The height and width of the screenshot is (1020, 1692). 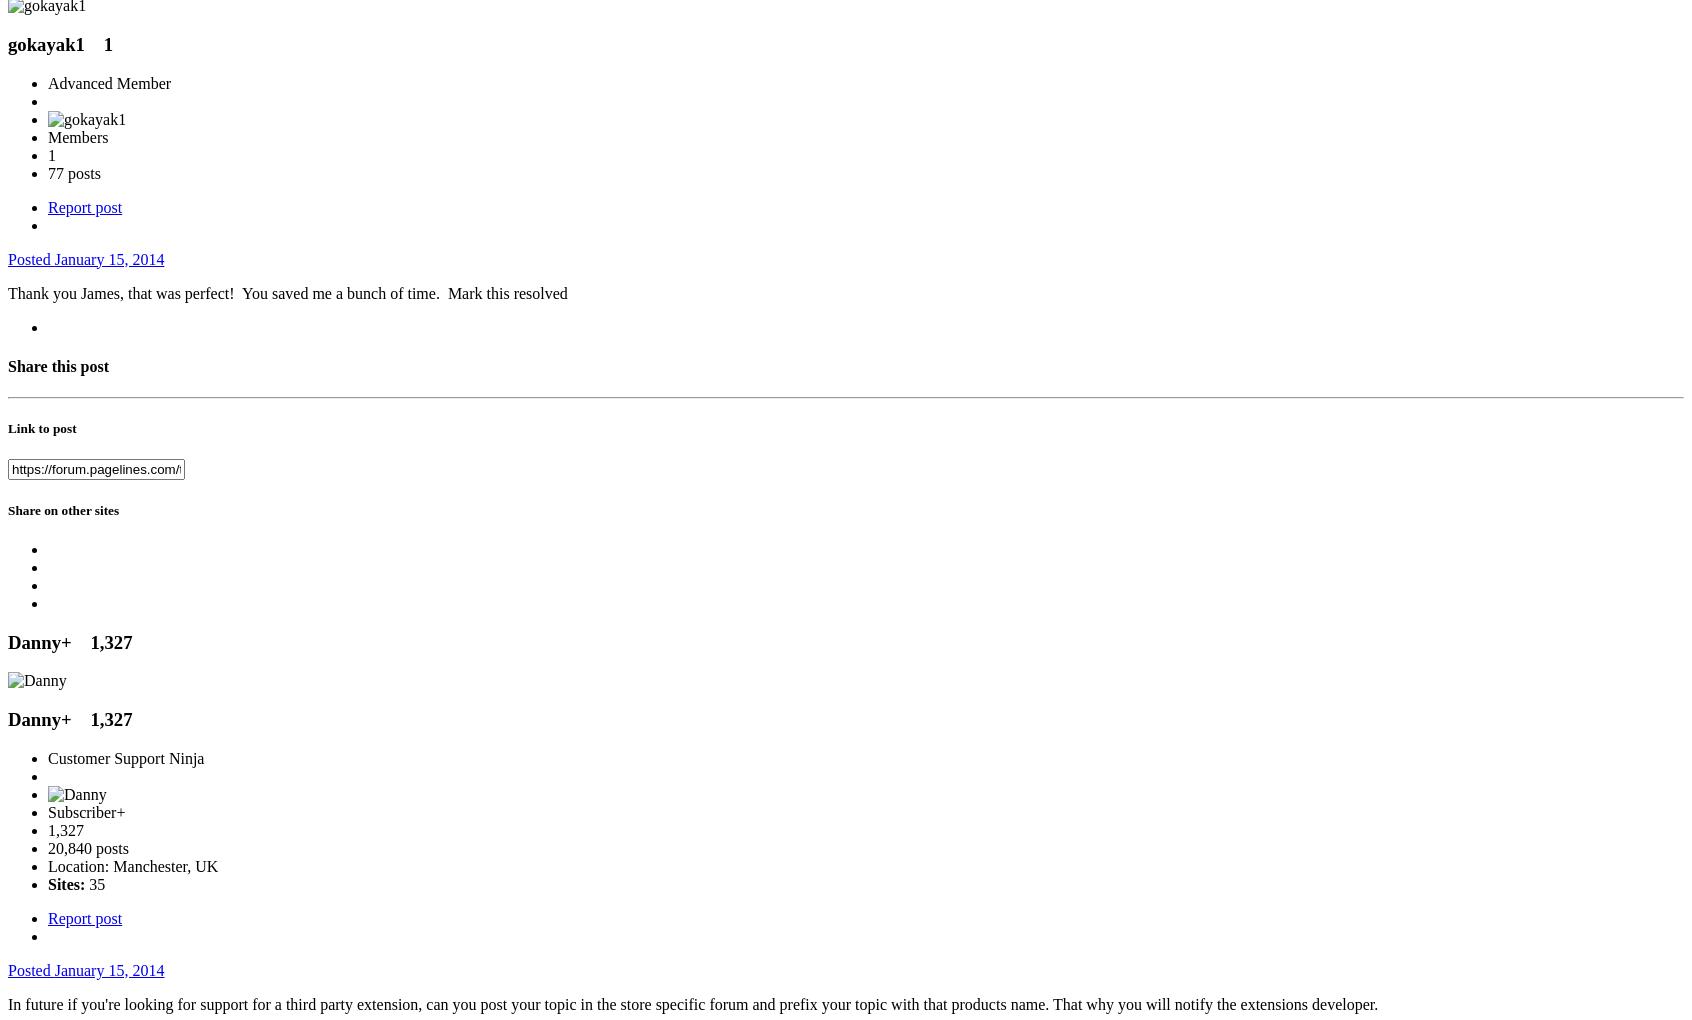 What do you see at coordinates (78, 136) in the screenshot?
I see `'Members'` at bounding box center [78, 136].